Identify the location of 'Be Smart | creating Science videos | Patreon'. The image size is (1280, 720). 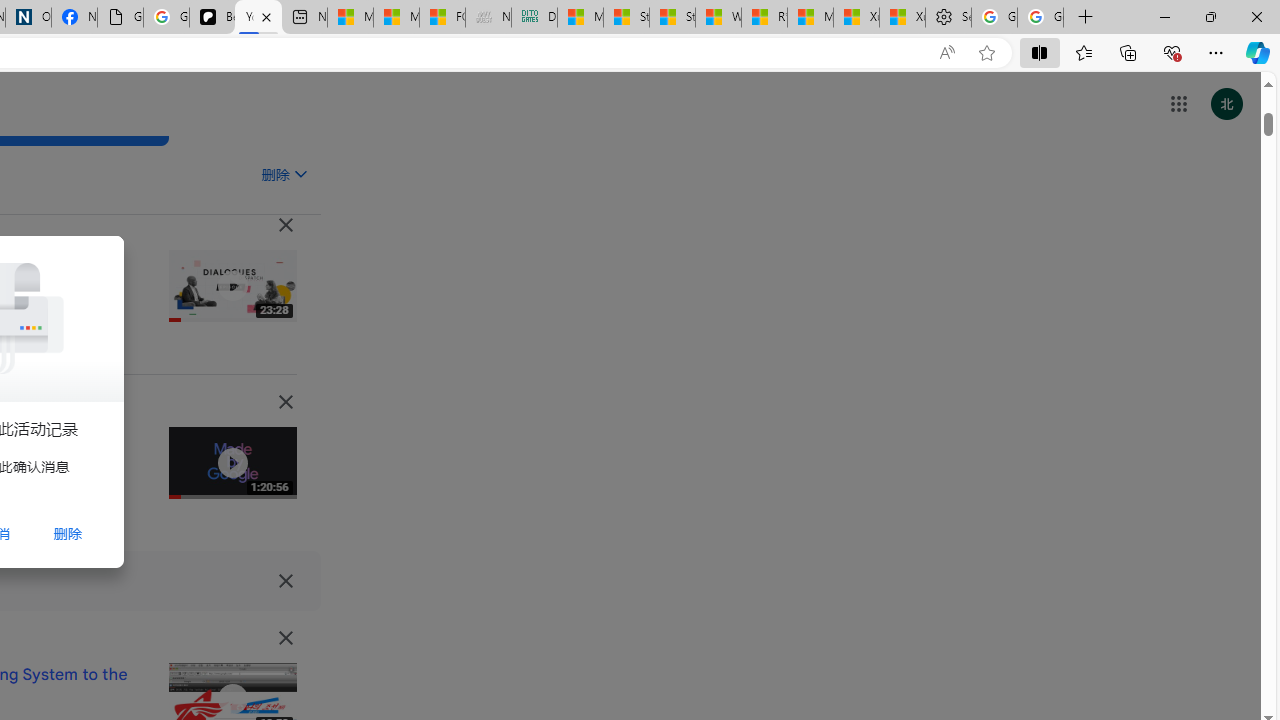
(212, 17).